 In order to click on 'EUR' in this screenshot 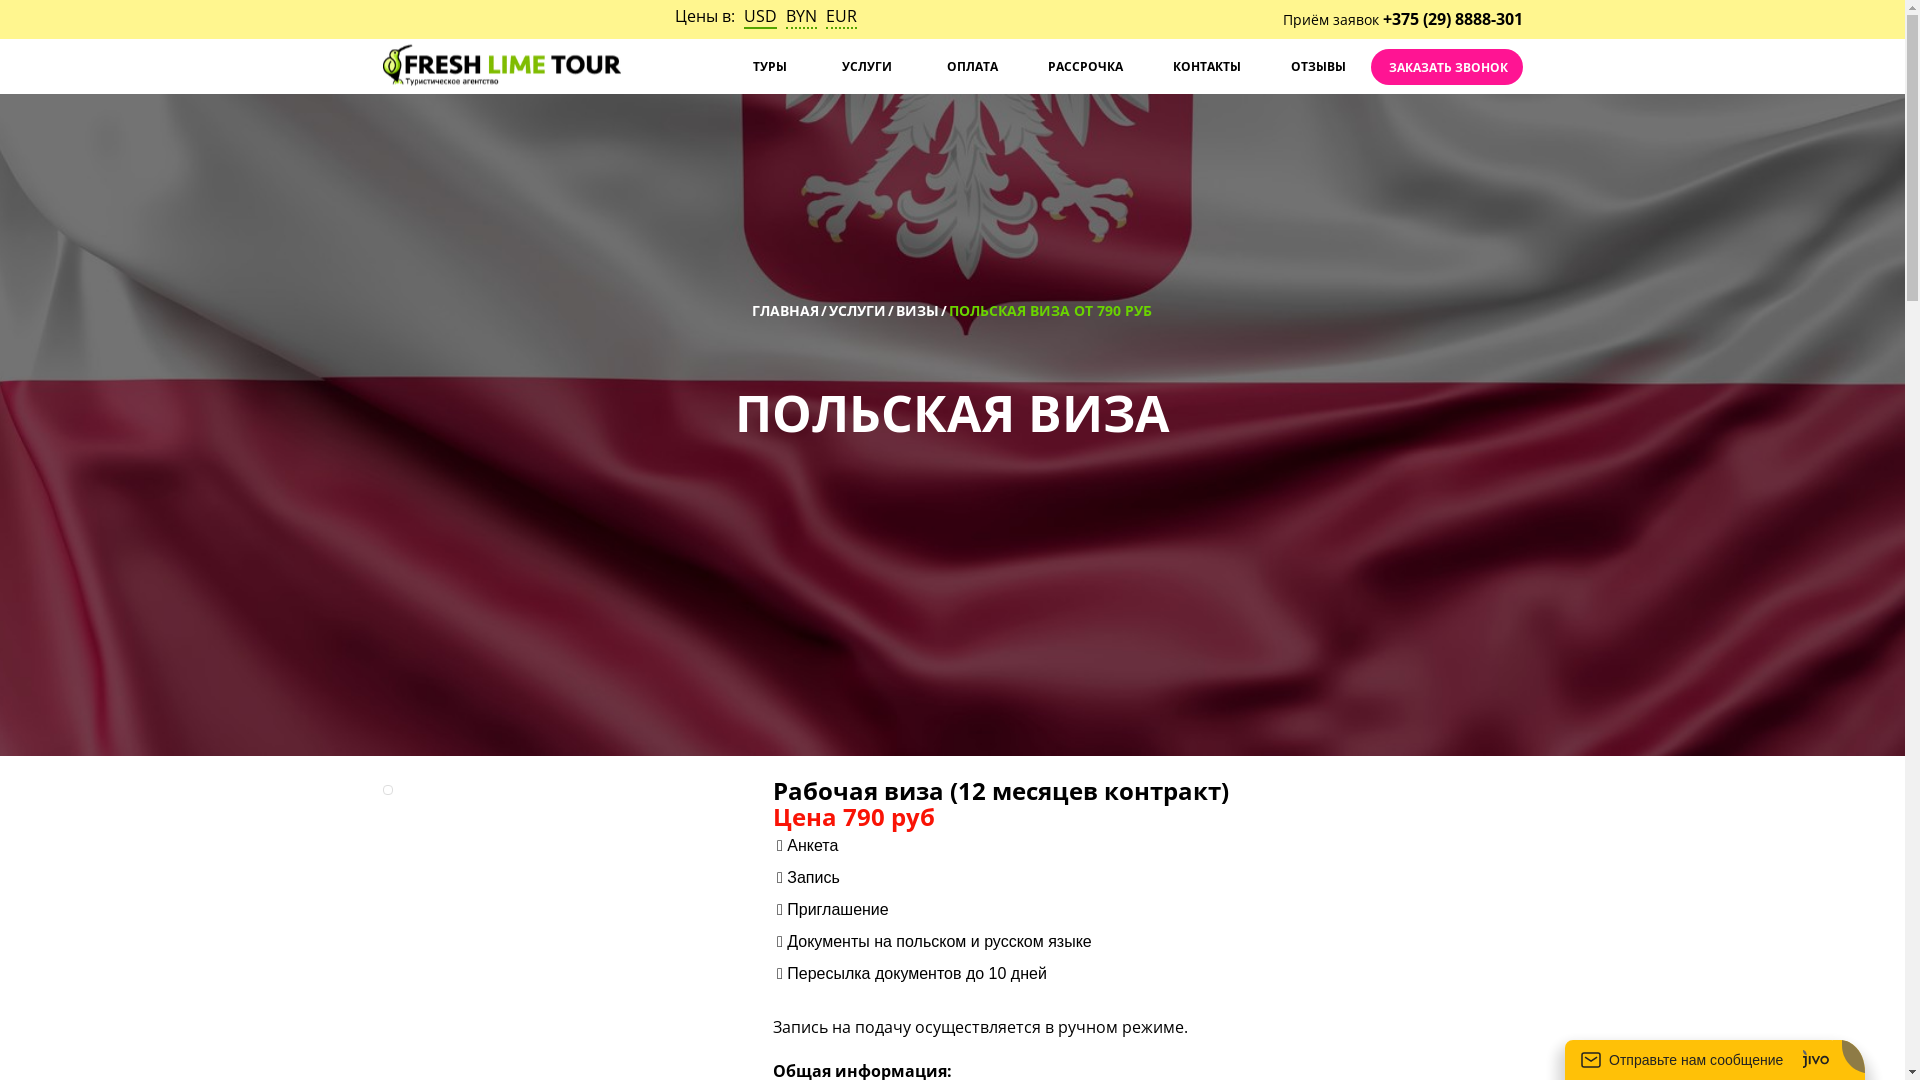, I will do `click(841, 16)`.